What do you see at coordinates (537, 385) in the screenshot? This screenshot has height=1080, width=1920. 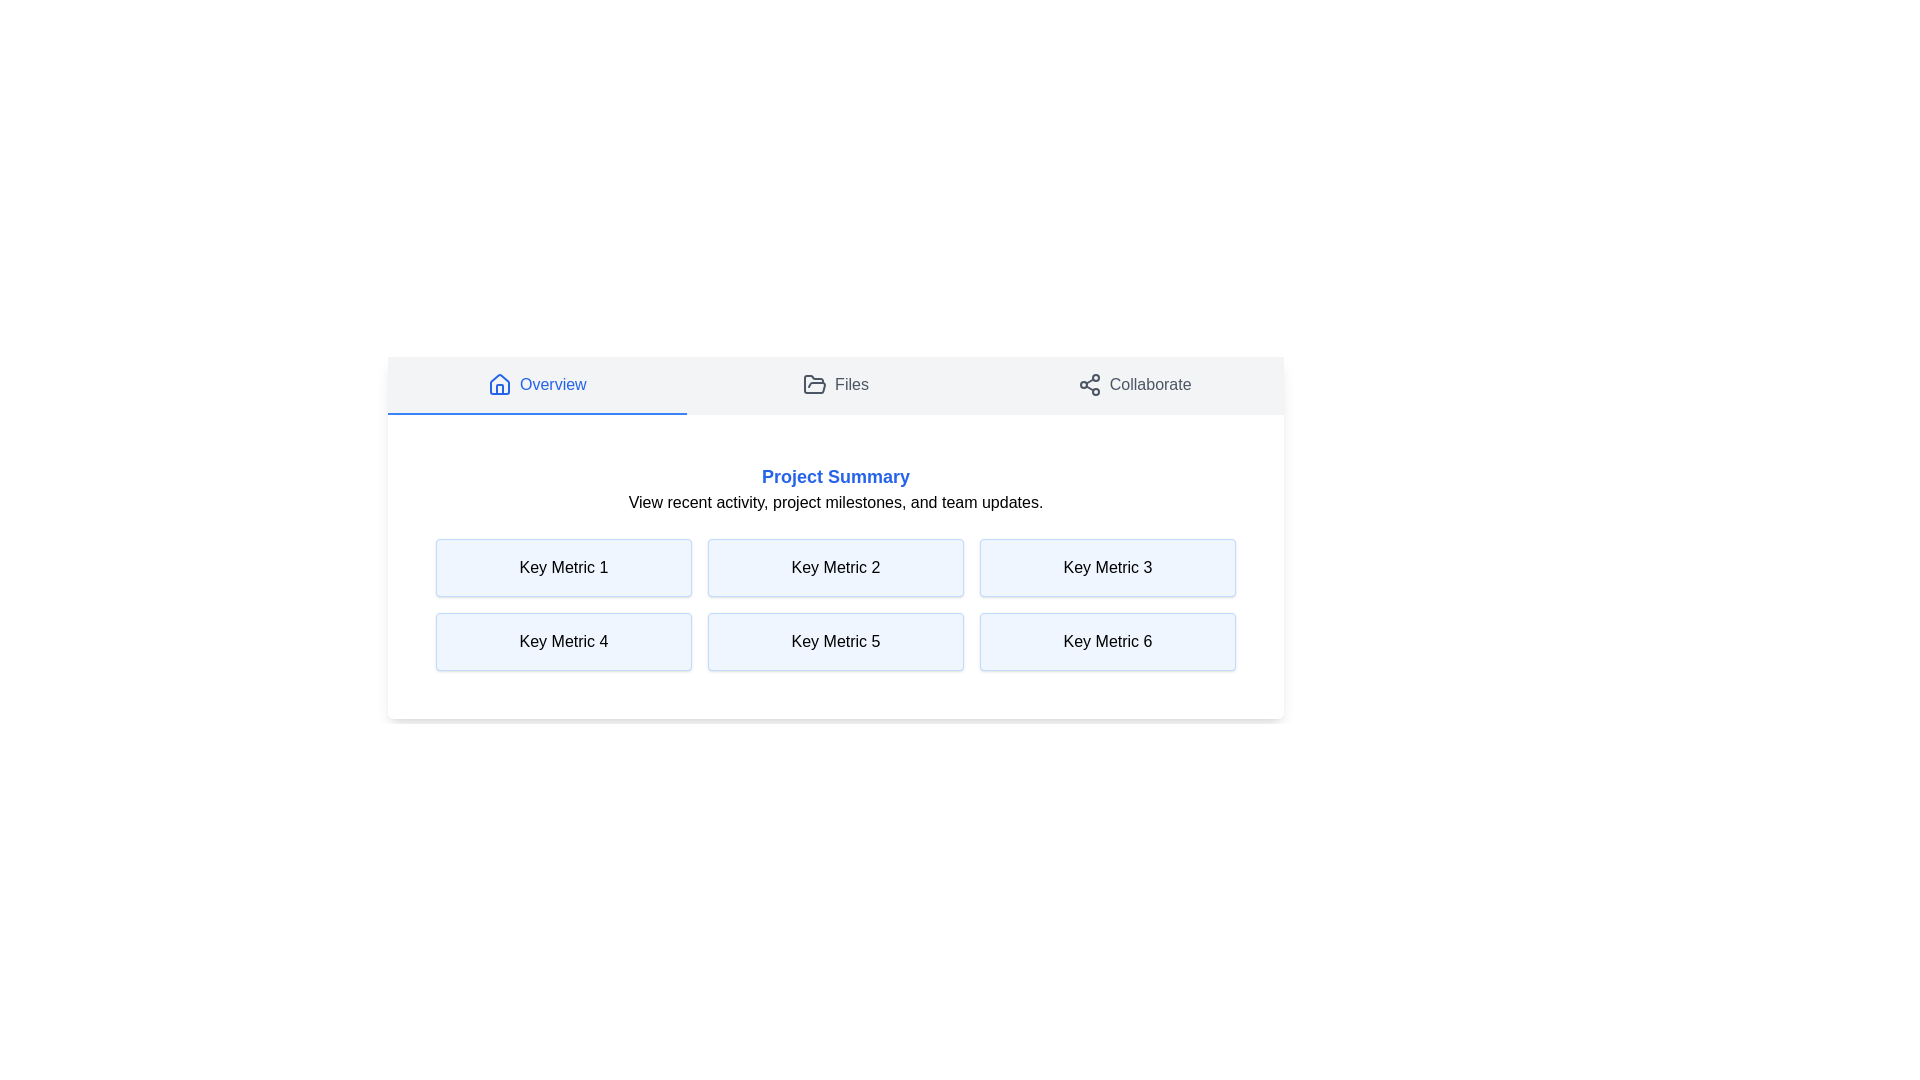 I see `the 'Overview' tab` at bounding box center [537, 385].